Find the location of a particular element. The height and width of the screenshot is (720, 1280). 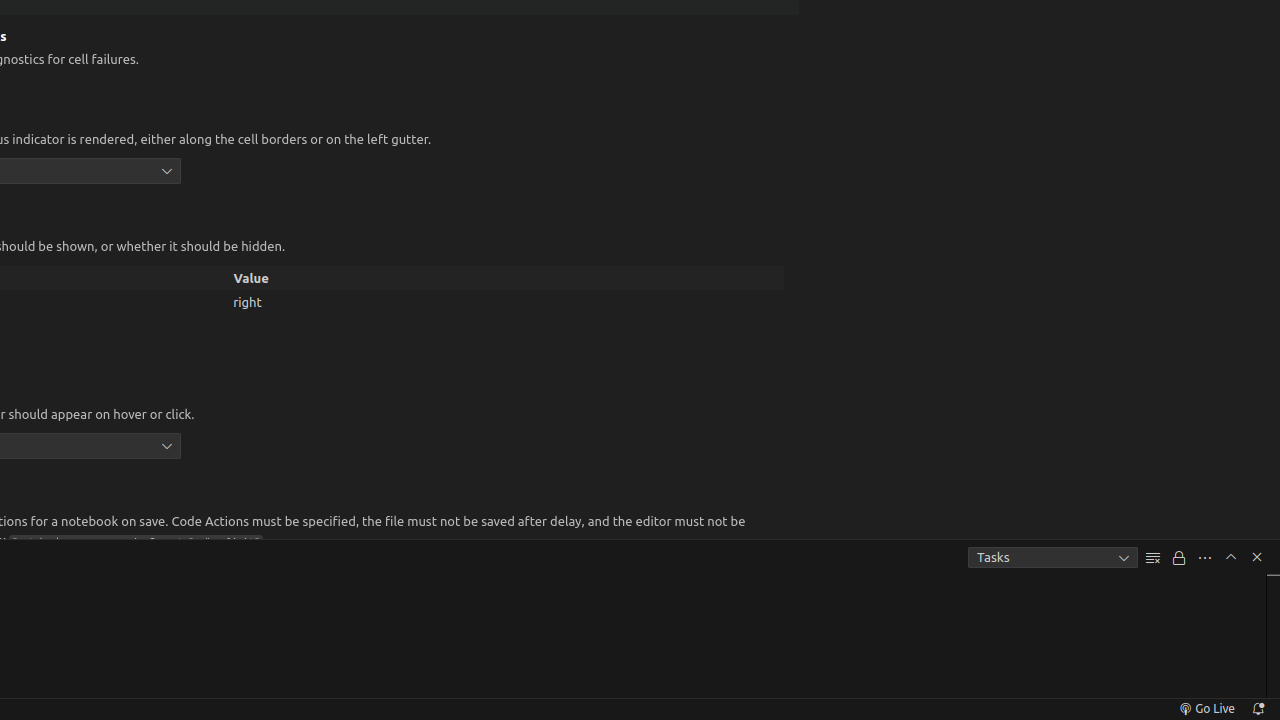

'Tasks' is located at coordinates (1052, 557).